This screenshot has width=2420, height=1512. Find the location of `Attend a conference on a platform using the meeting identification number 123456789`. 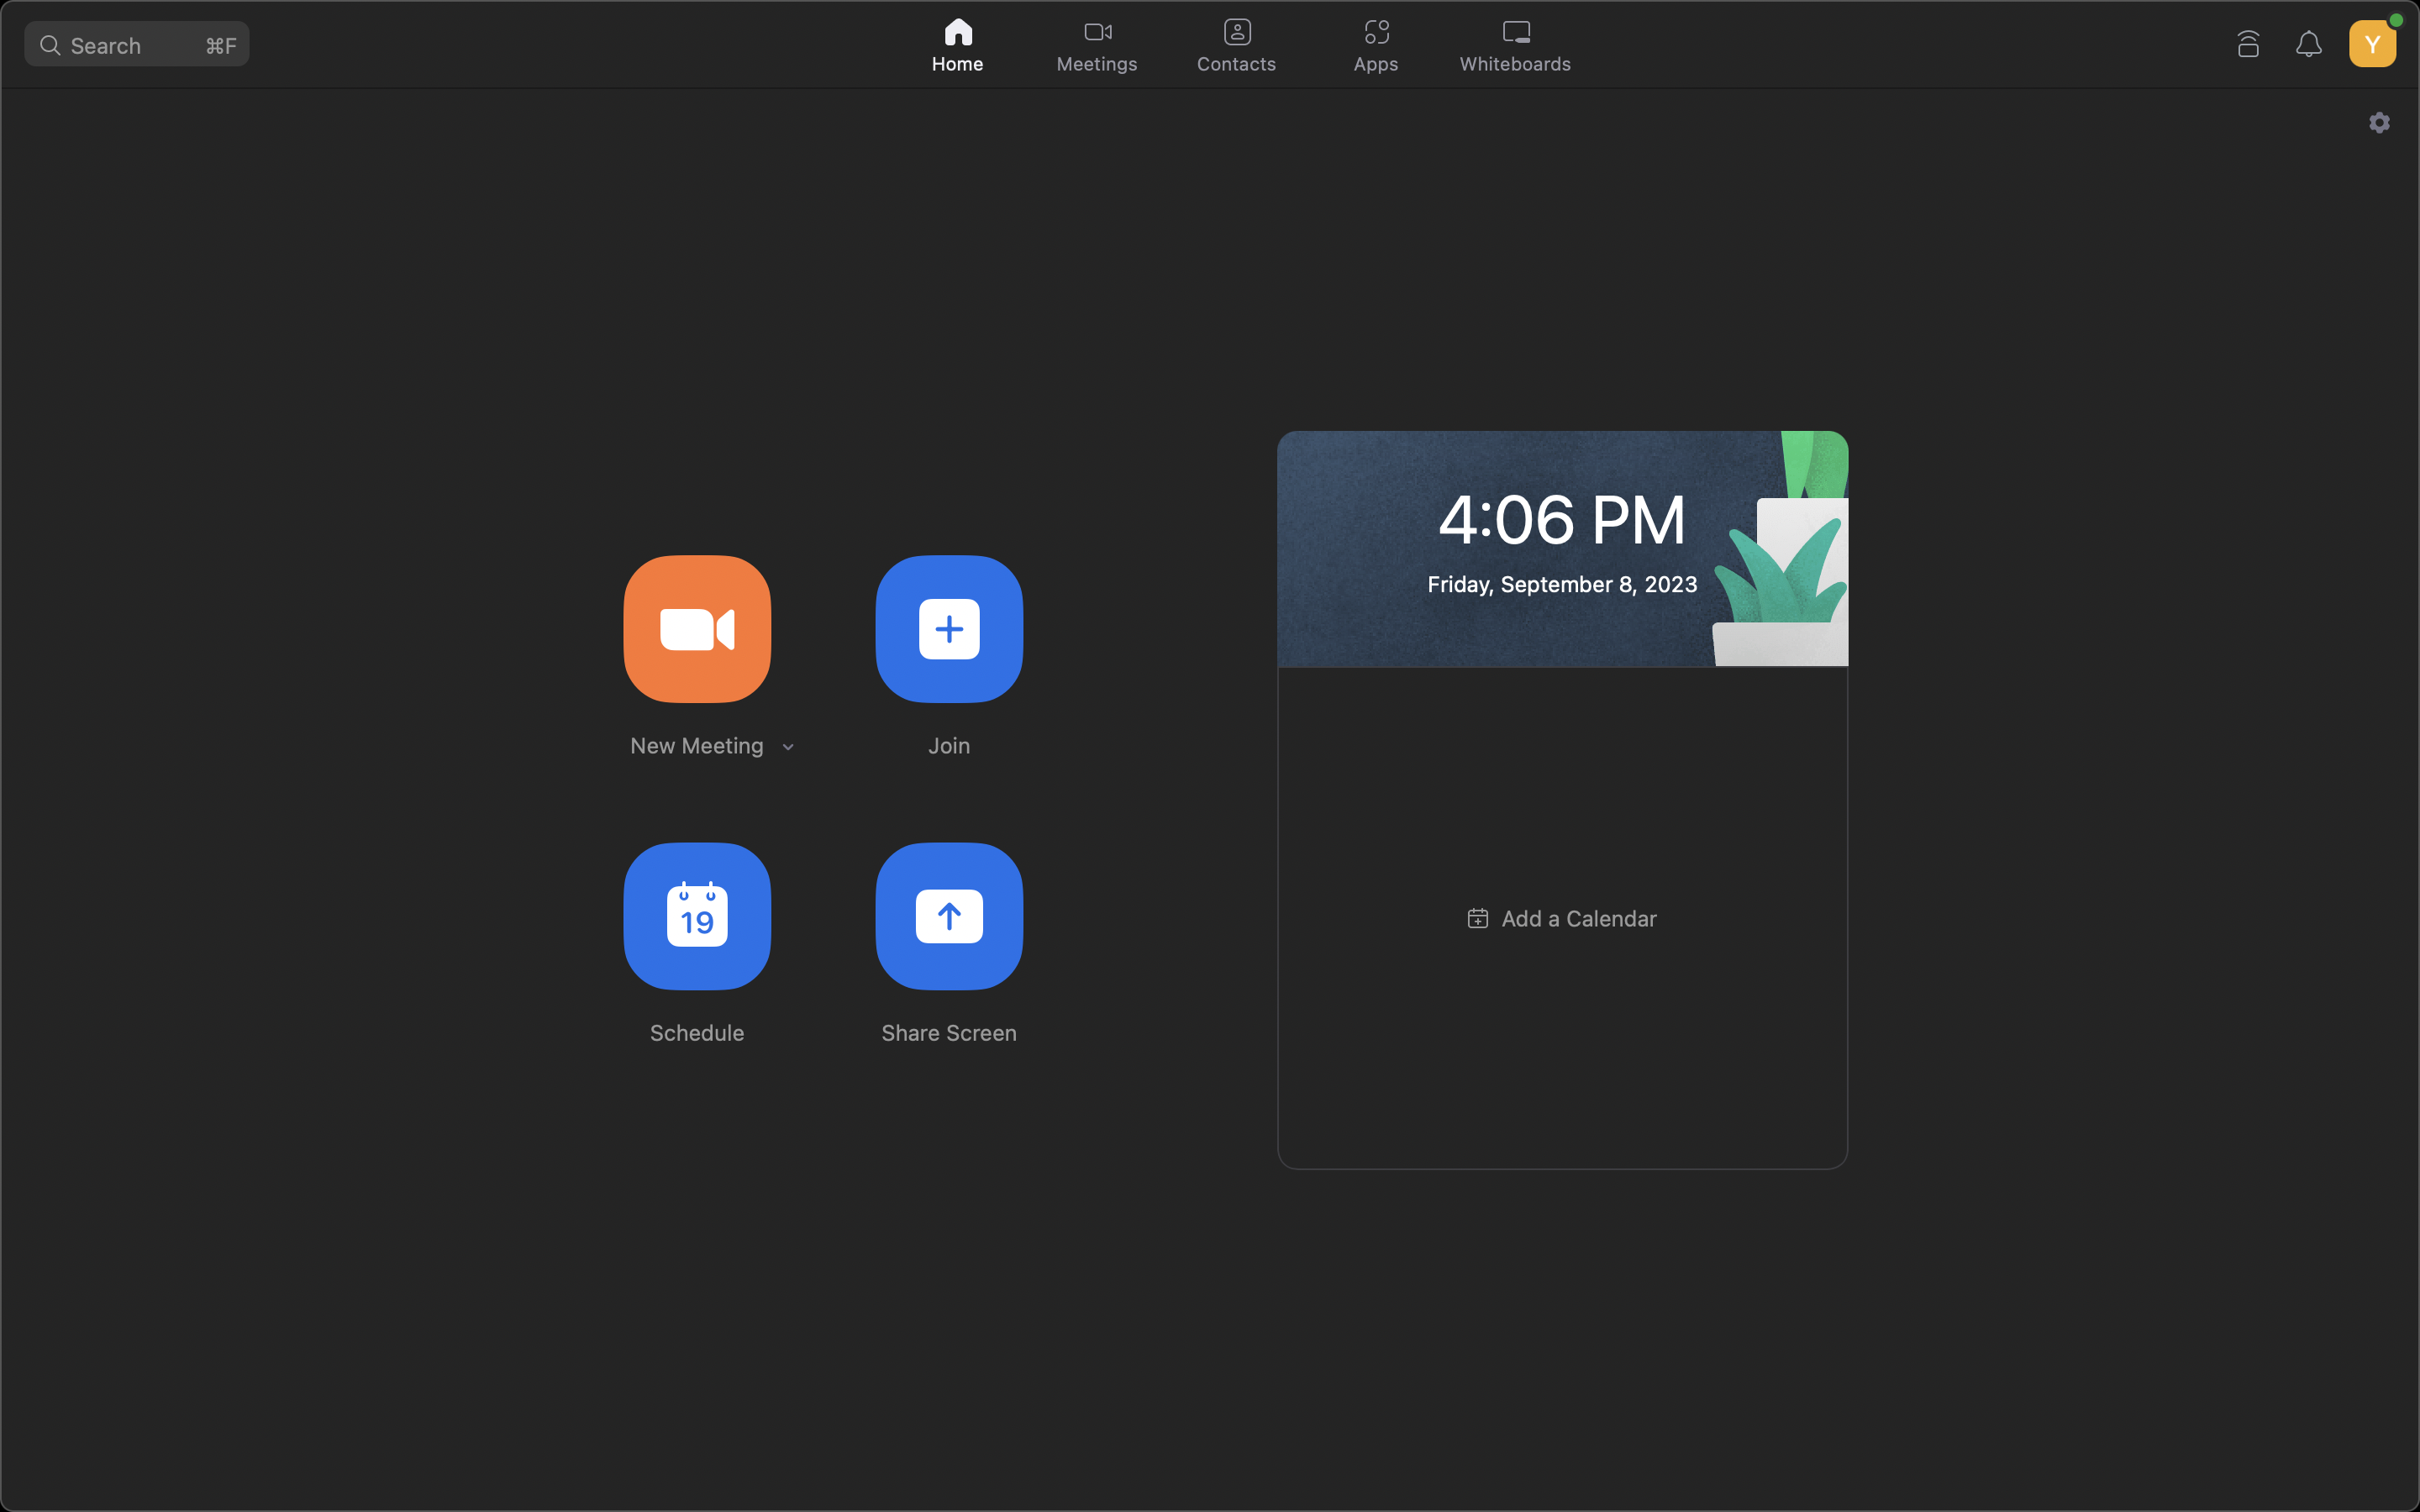

Attend a conference on a platform using the meeting identification number 123456789 is located at coordinates (948, 626).